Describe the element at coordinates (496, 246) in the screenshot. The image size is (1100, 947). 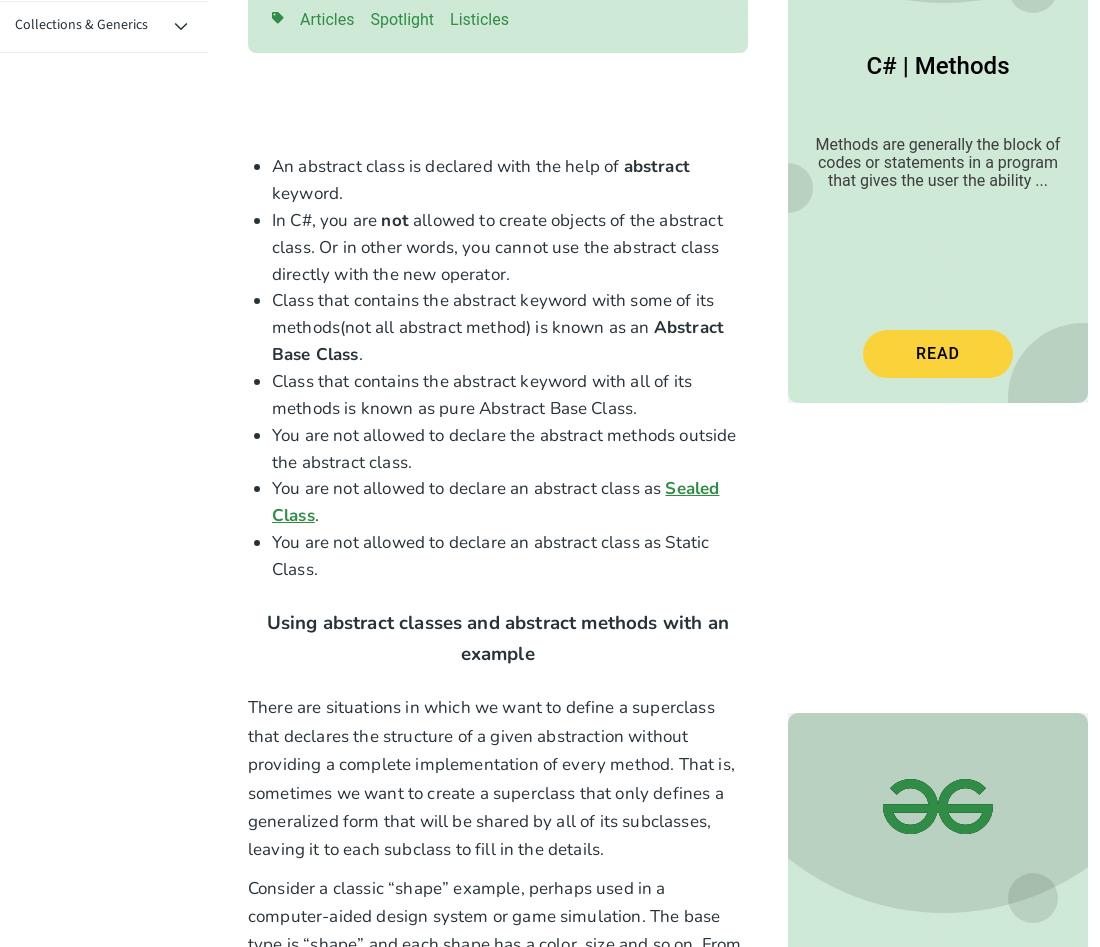
I see `'allowed to create objects of the abstract class. Or in other words, you cannot use the abstract class directly with the new operator.'` at that location.